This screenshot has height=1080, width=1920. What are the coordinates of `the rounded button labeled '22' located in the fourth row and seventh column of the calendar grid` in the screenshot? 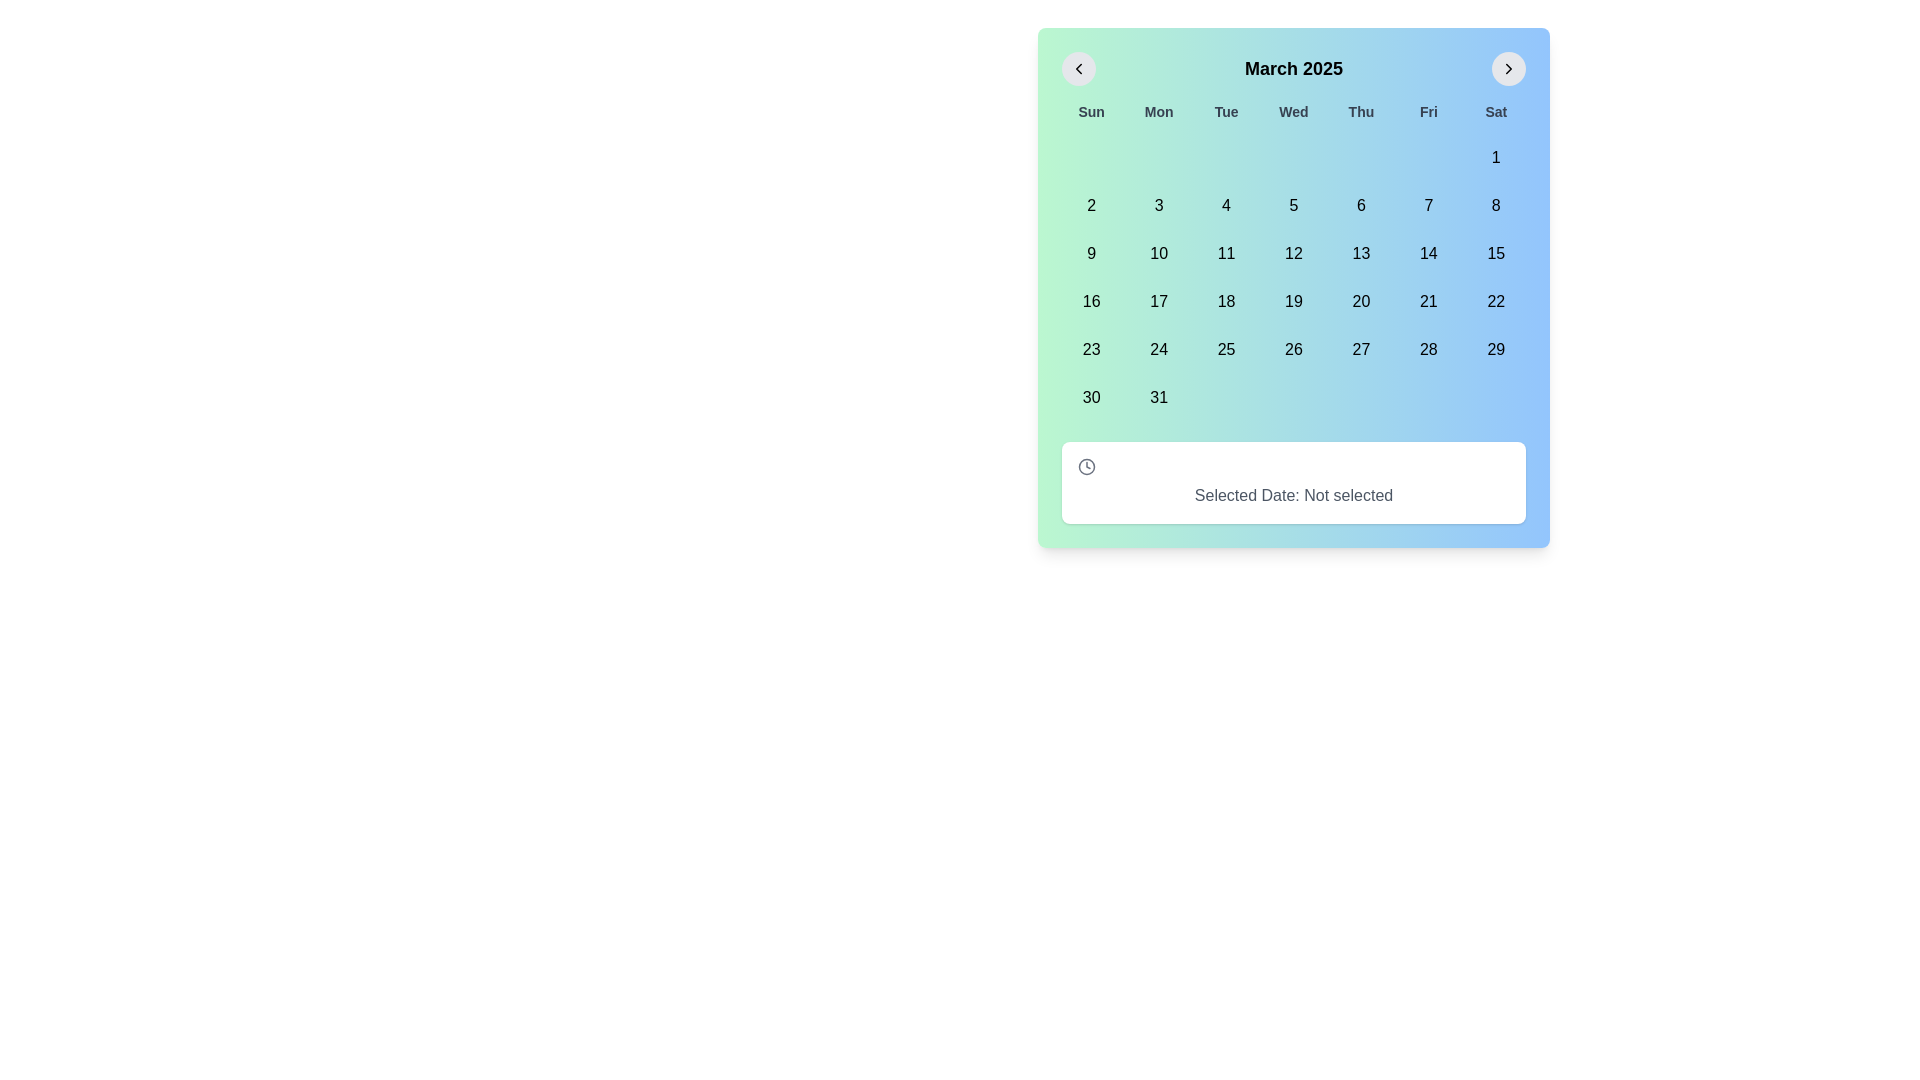 It's located at (1496, 301).